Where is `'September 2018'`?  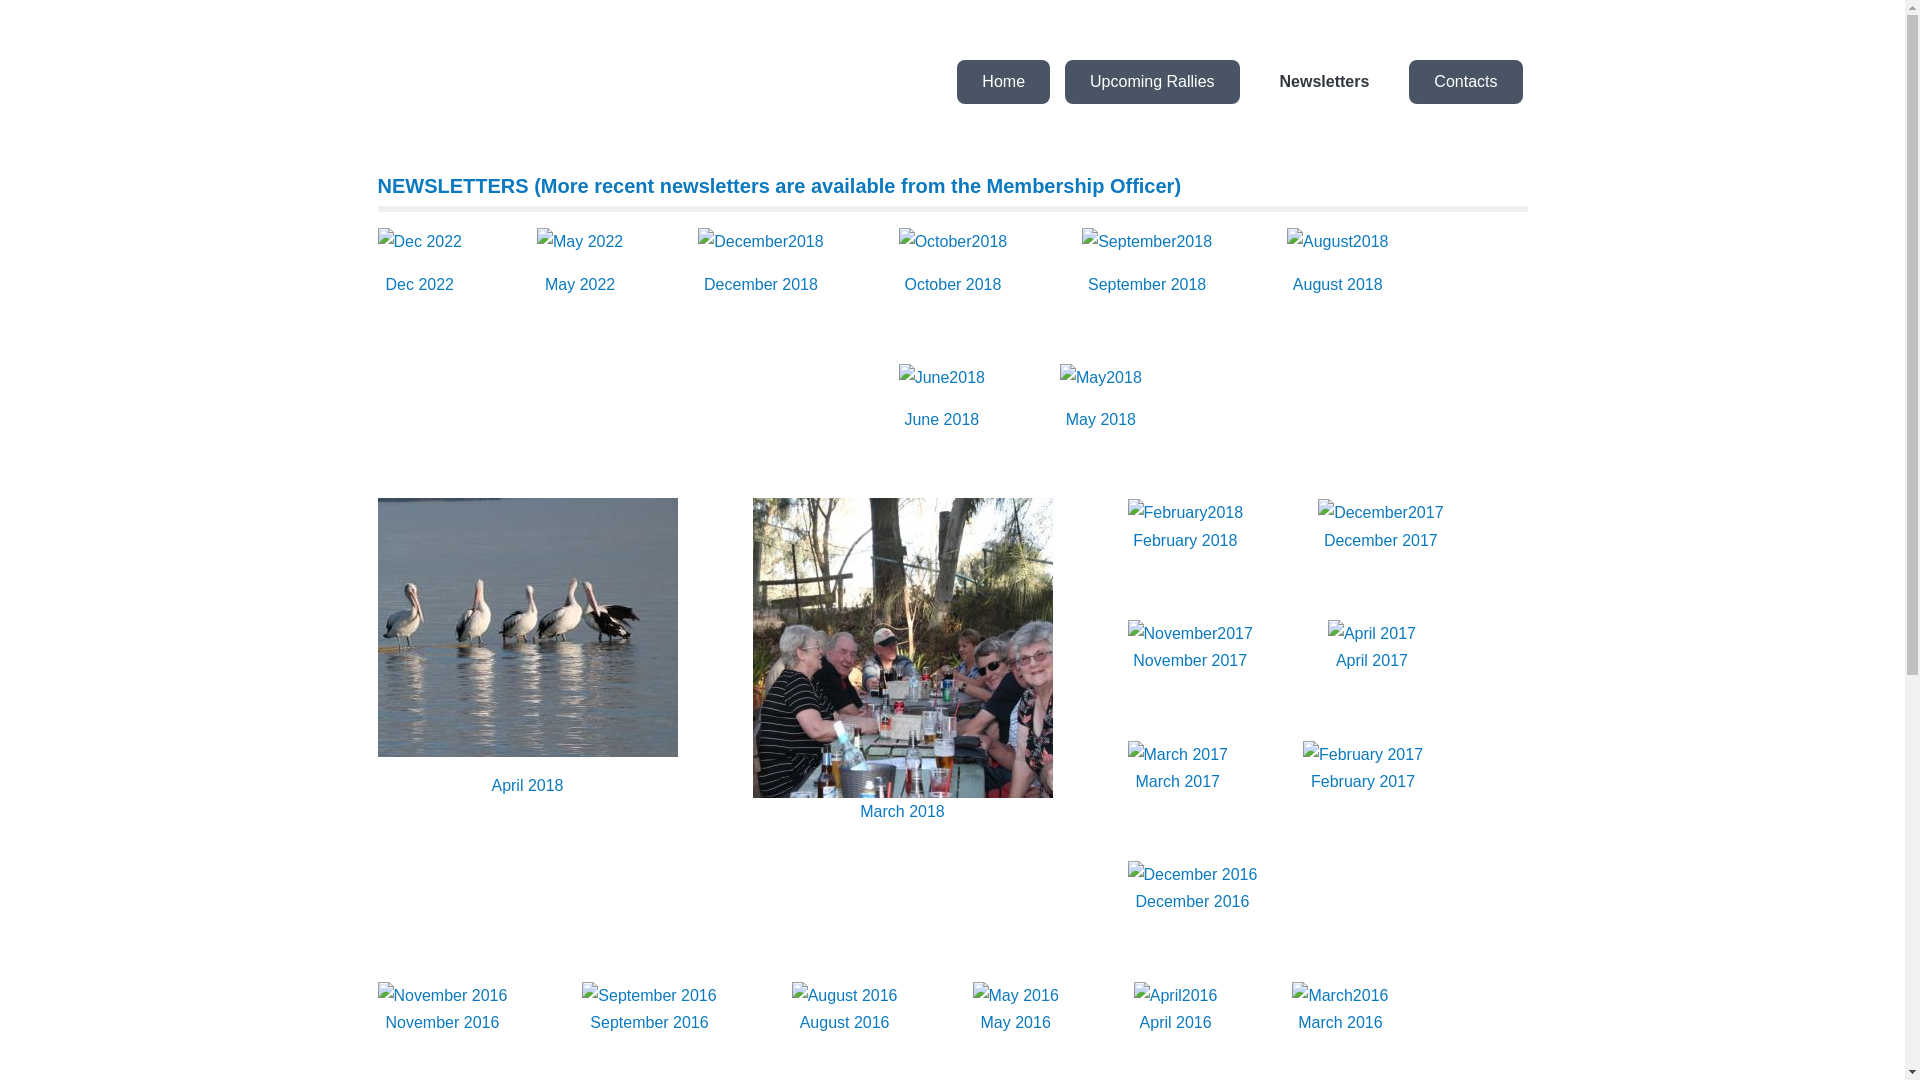
'September 2018' is located at coordinates (1147, 284).